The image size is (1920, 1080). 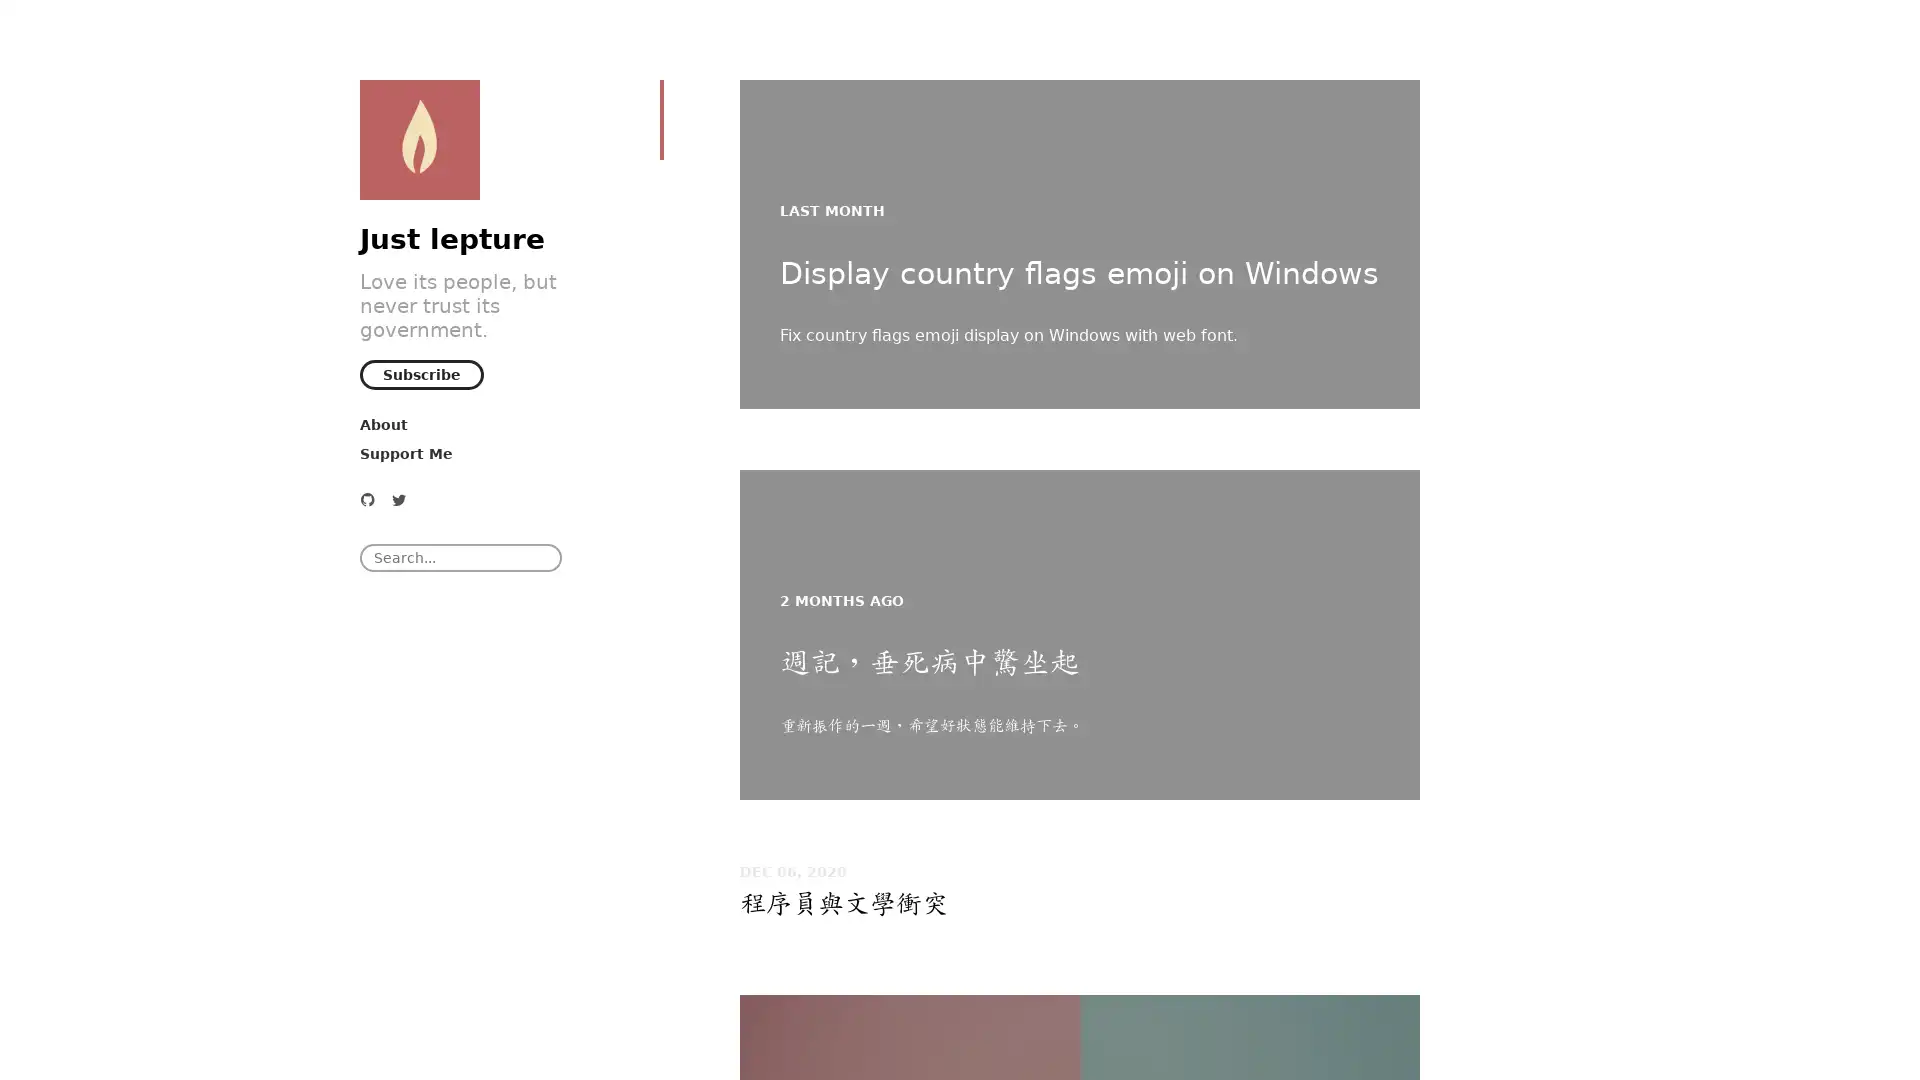 What do you see at coordinates (421, 374) in the screenshot?
I see `Subscribe` at bounding box center [421, 374].